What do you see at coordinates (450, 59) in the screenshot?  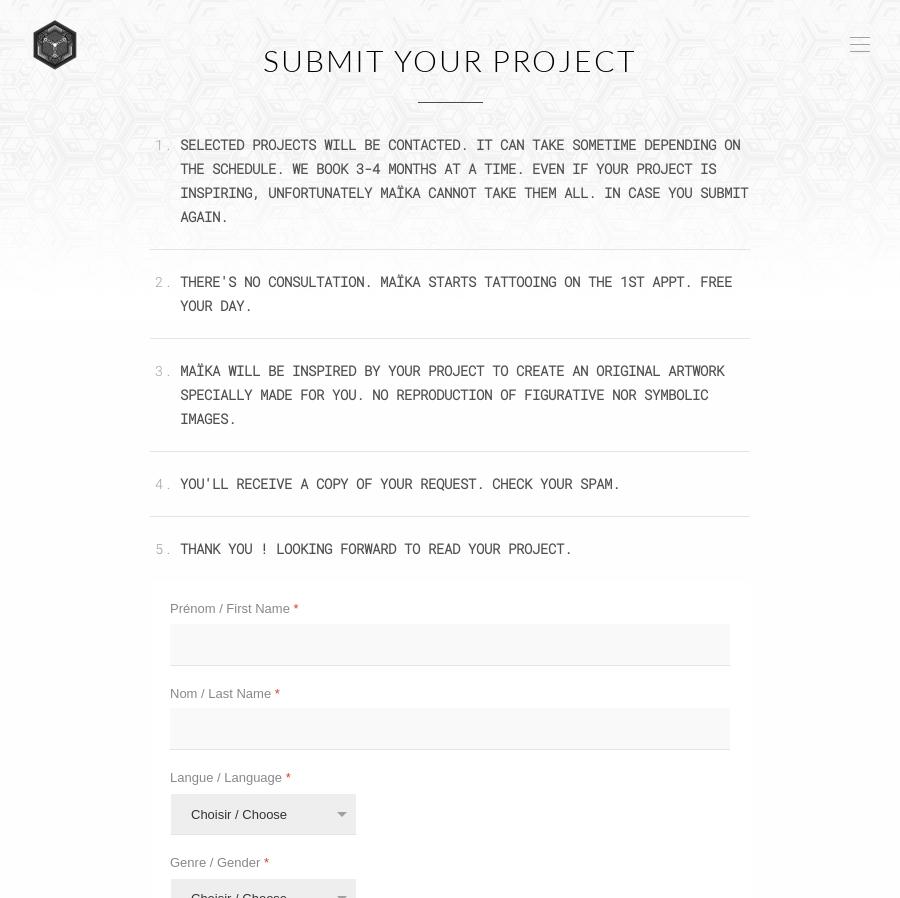 I see `'Submit your project'` at bounding box center [450, 59].